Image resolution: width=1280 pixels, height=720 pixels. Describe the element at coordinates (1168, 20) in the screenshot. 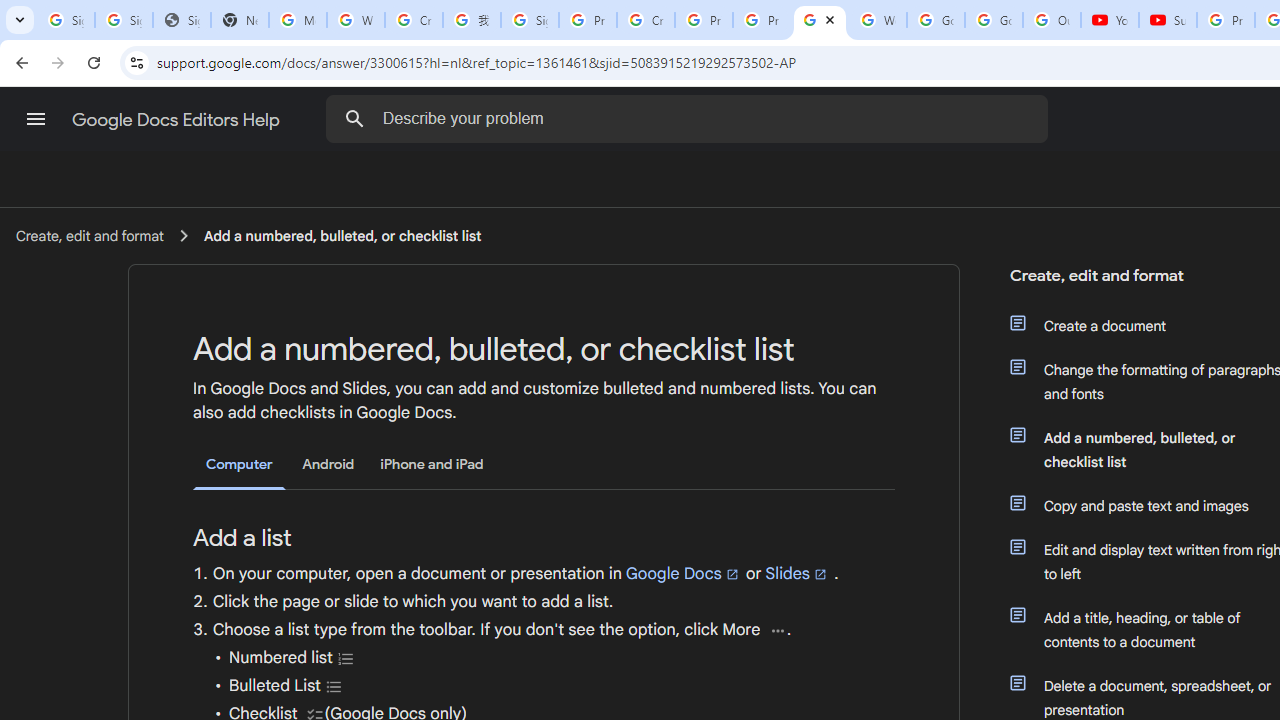

I see `'Subscriptions - YouTube'` at that location.